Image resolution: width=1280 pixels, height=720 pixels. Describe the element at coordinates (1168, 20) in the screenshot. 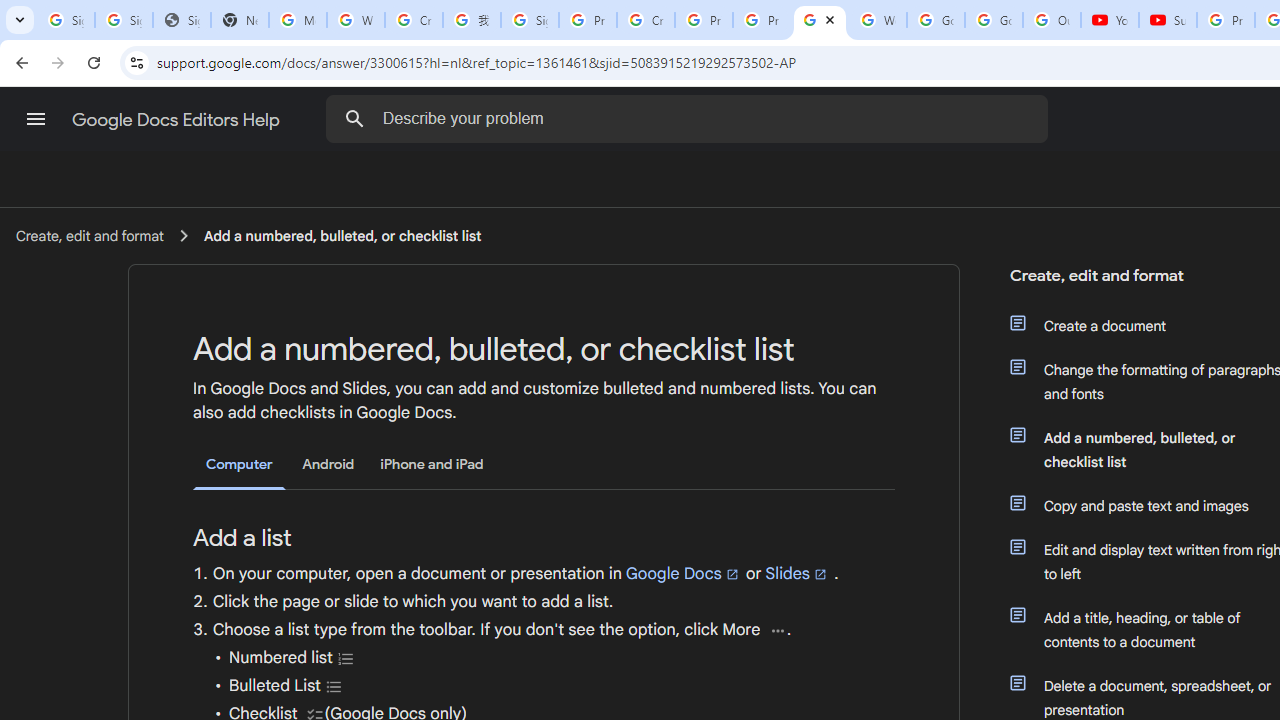

I see `'Subscriptions - YouTube'` at that location.